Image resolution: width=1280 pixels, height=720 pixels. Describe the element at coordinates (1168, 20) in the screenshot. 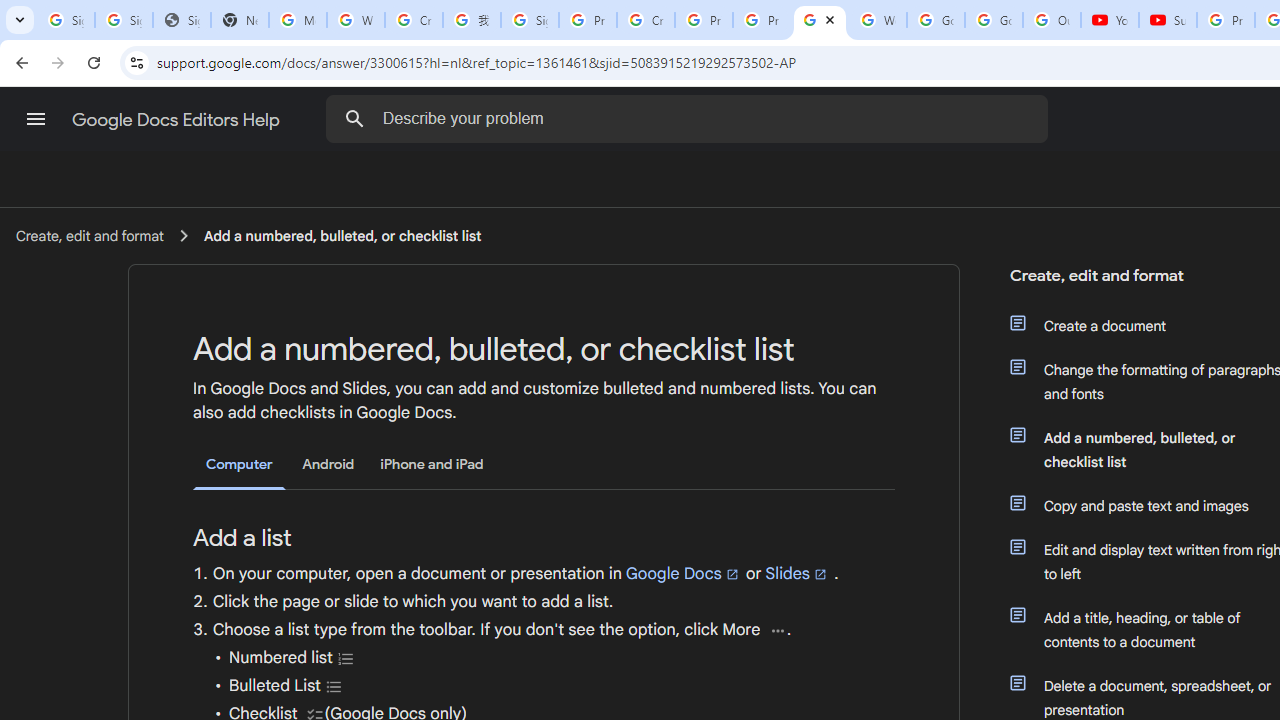

I see `'Subscriptions - YouTube'` at that location.